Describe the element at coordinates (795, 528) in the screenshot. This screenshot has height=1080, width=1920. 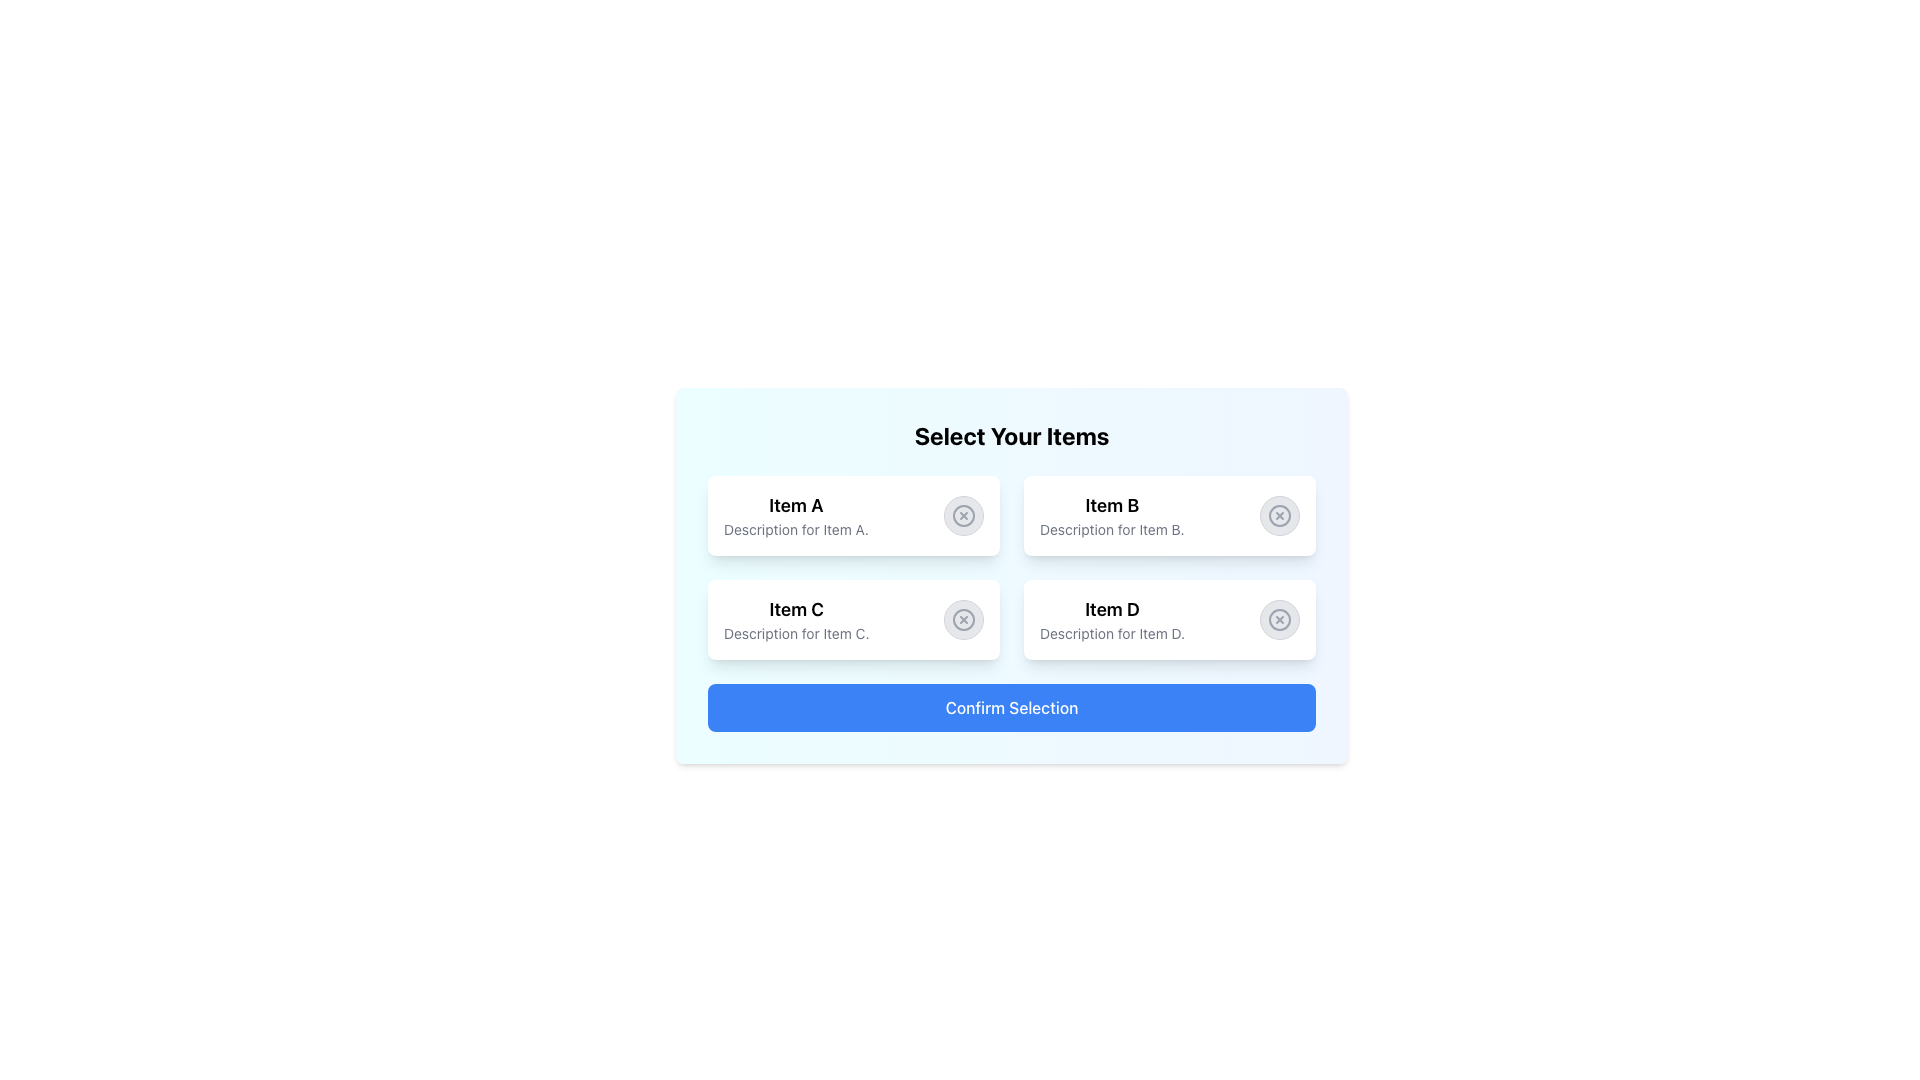
I see `descriptive text located directly below the bold 'Item A' heading in the top-left quadrant of the selection grid, which elaborates on the content or purpose of 'Item A'` at that location.